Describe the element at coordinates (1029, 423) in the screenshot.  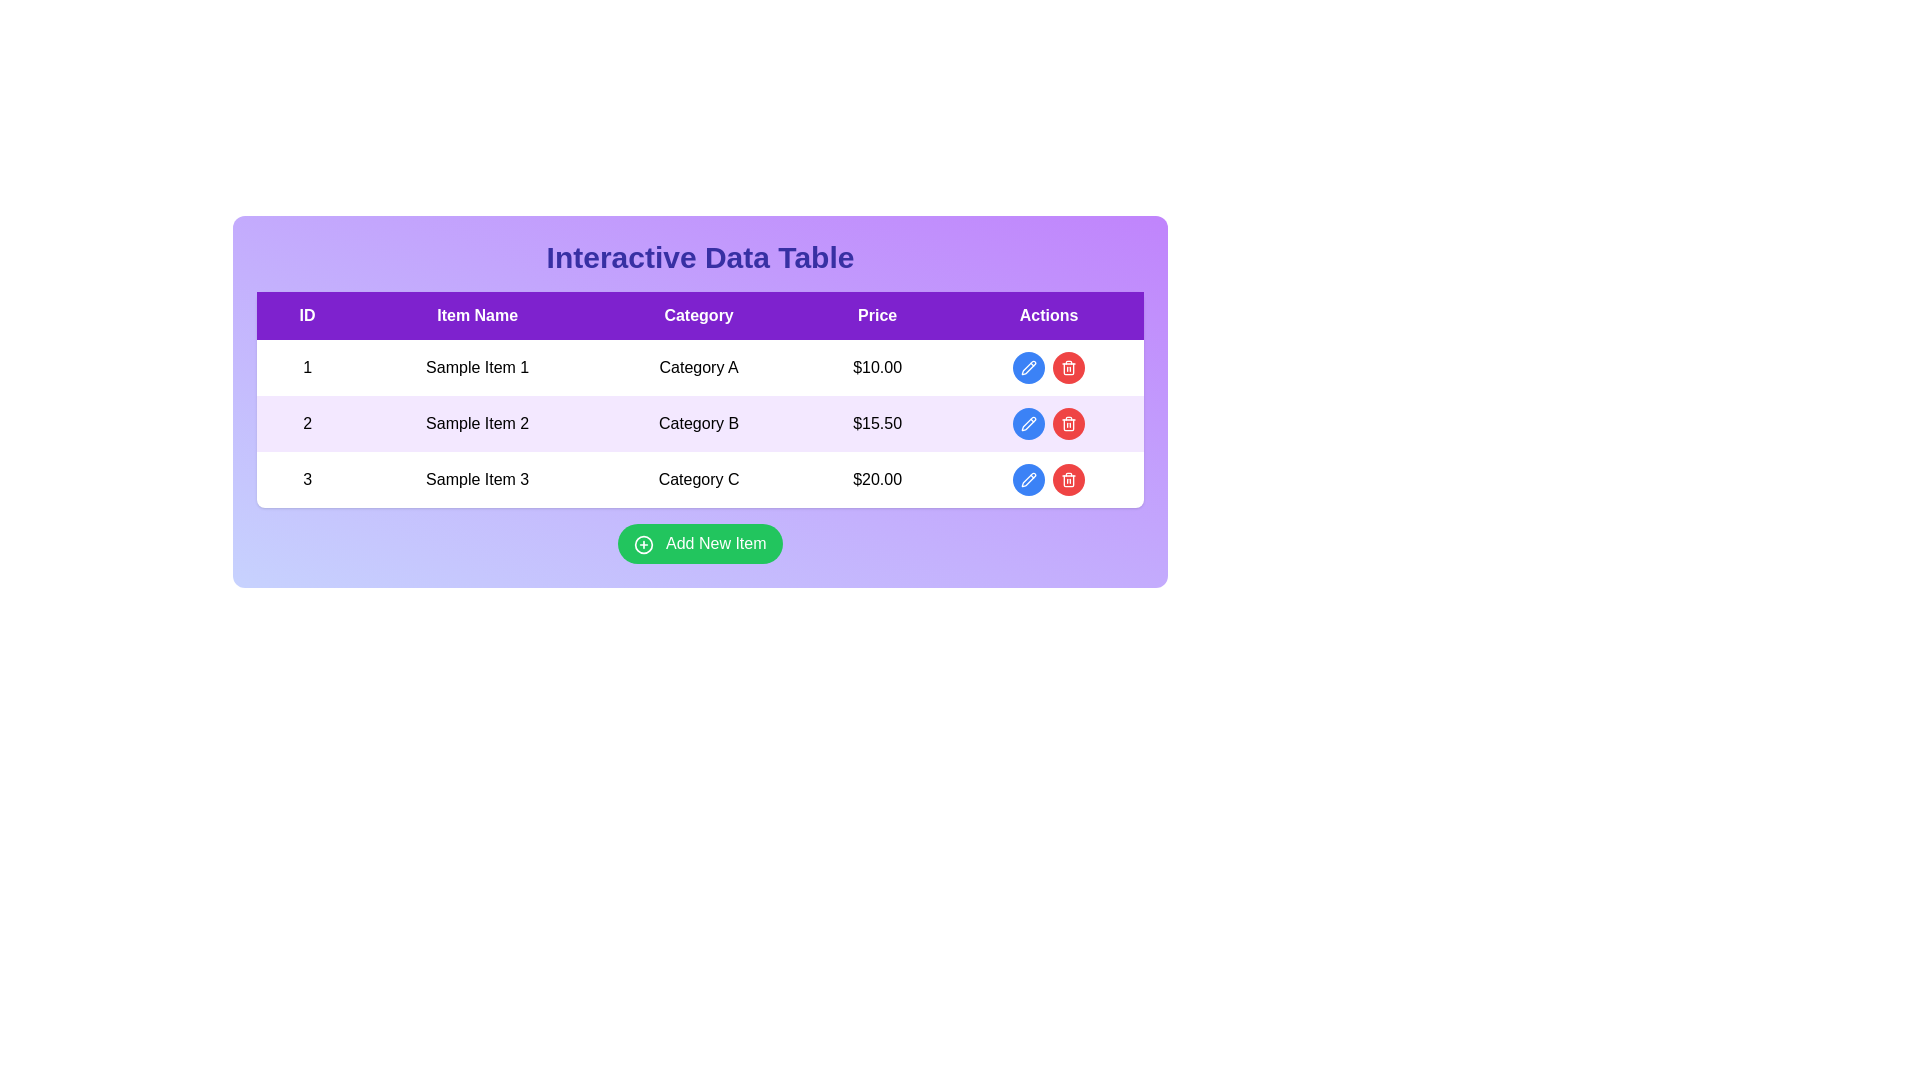
I see `the edit button located in the 'Actions' column of the second row in the table` at that location.